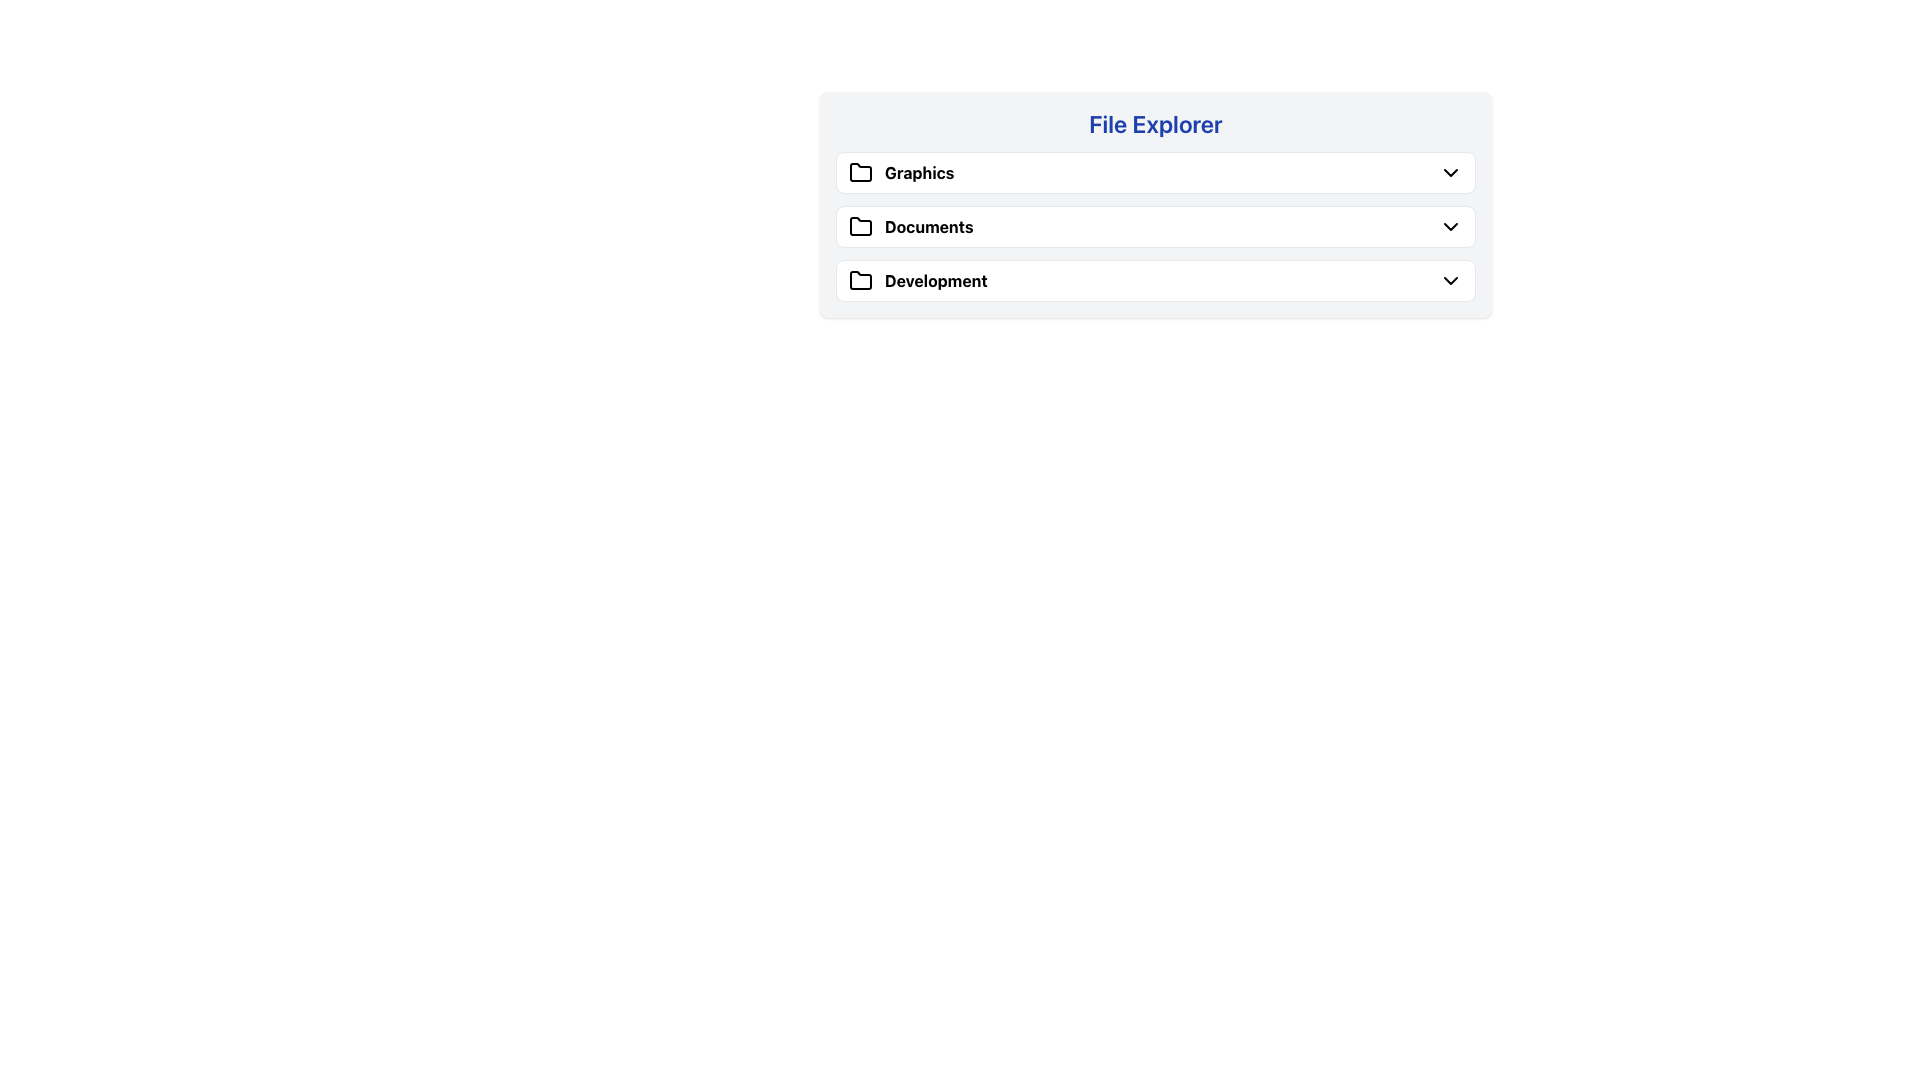 This screenshot has width=1920, height=1080. What do you see at coordinates (1450, 226) in the screenshot?
I see `the downwards-facing chevron icon at the rightmost end of the 'Documents' row` at bounding box center [1450, 226].